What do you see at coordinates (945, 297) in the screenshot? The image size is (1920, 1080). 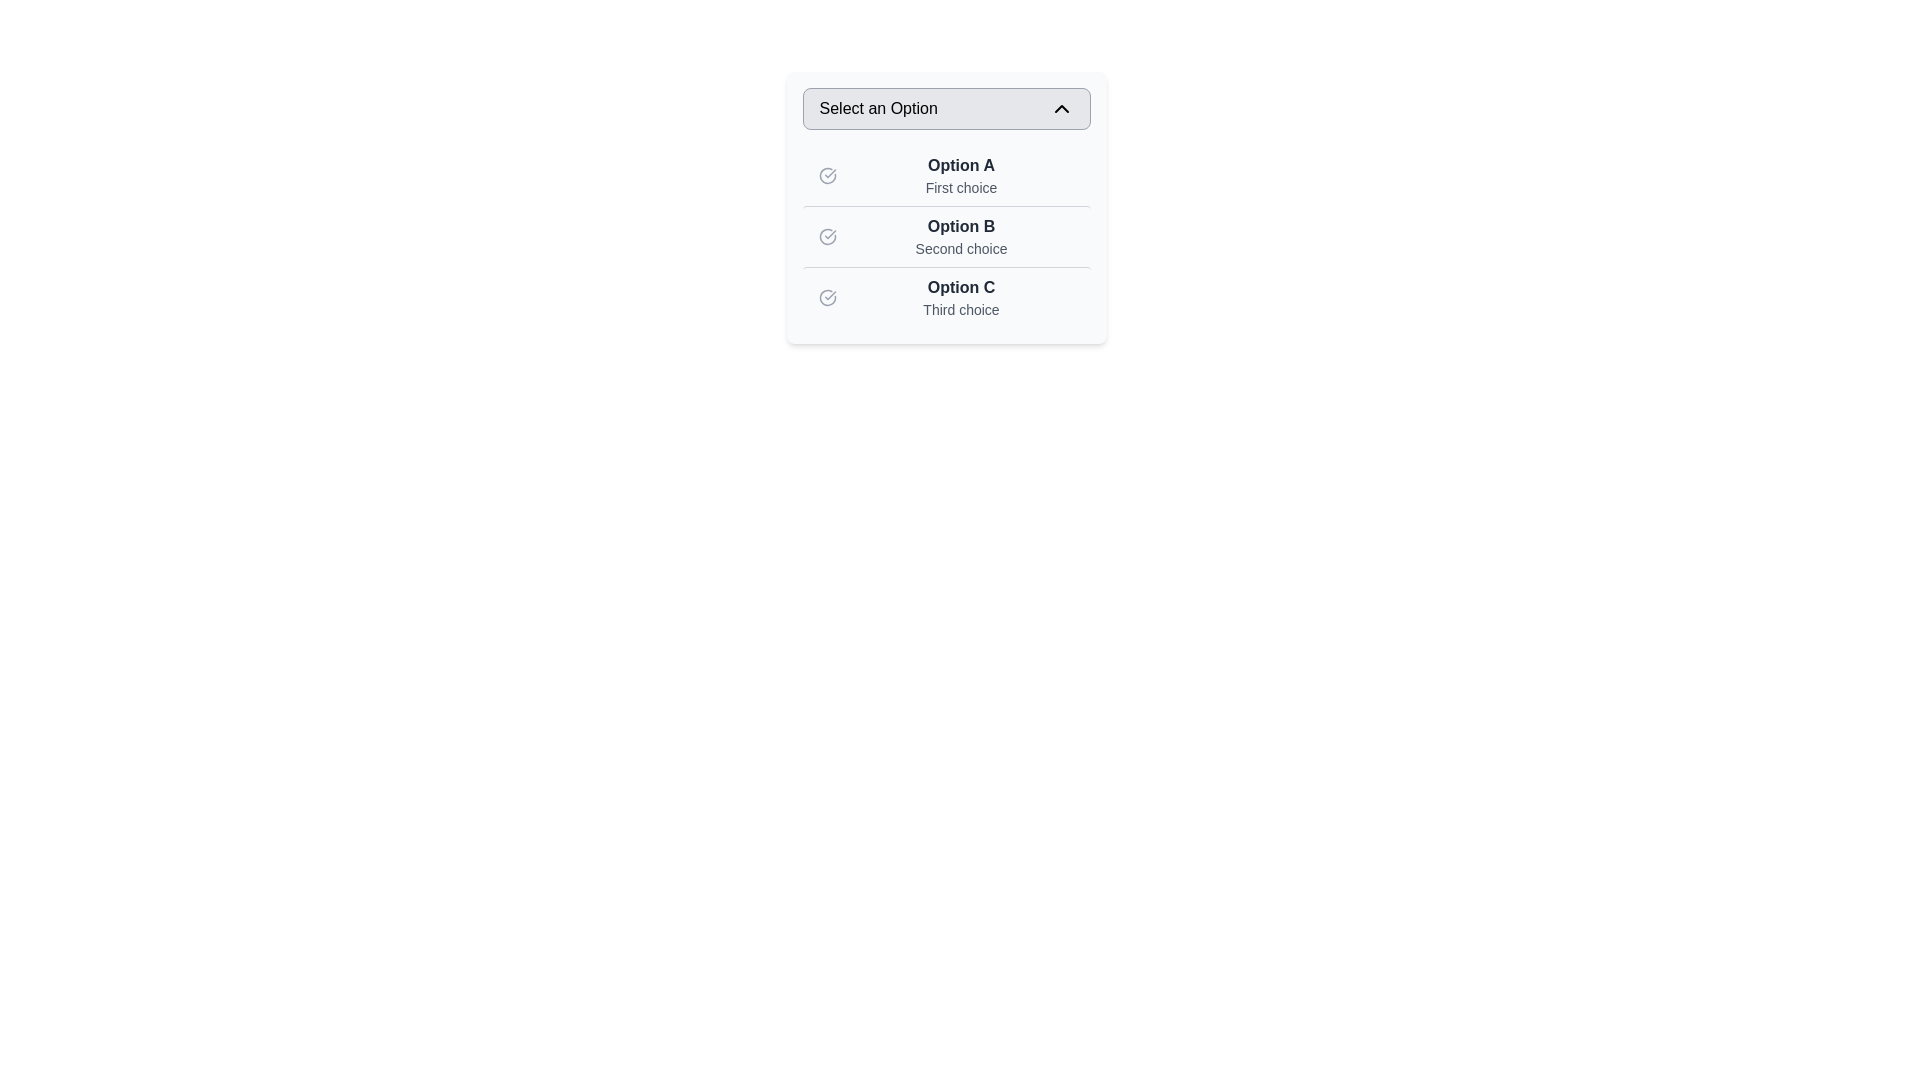 I see `the 'Third choice' option in the dropdown menu` at bounding box center [945, 297].